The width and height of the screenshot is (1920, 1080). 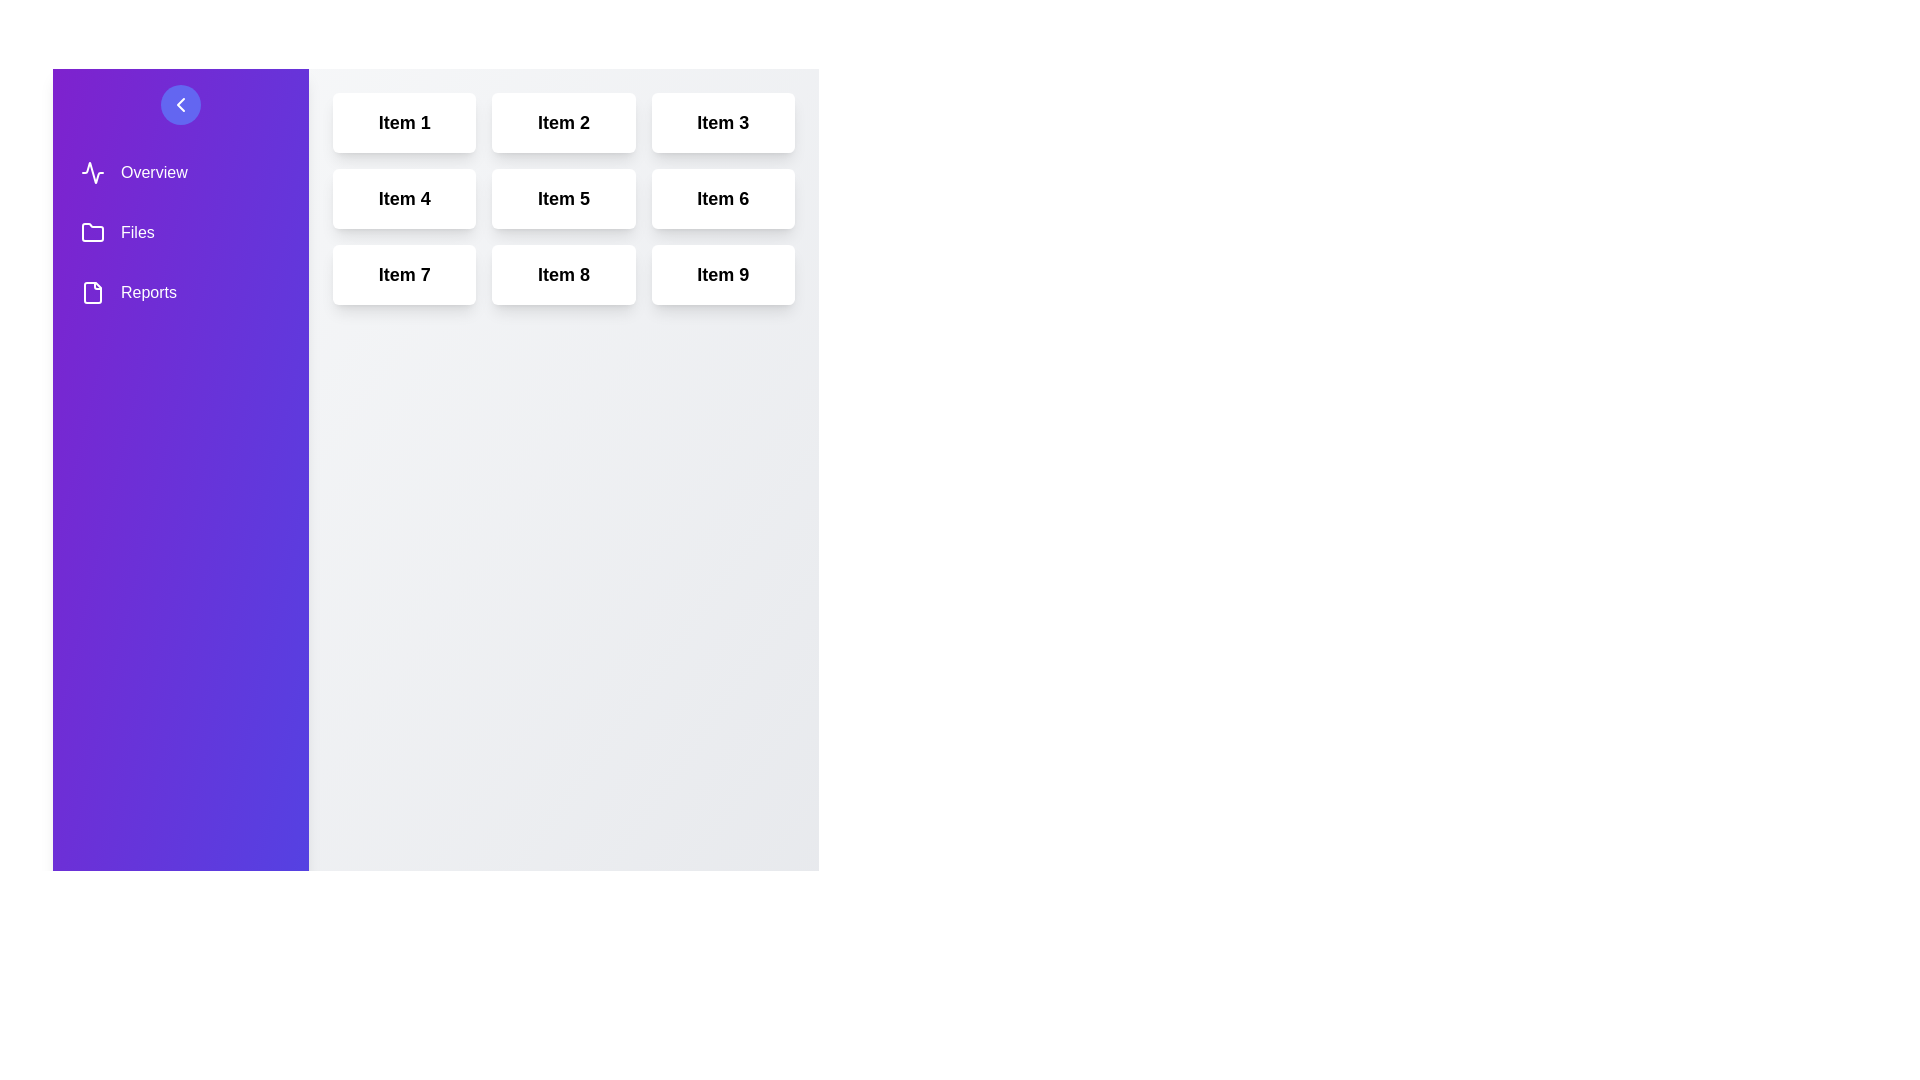 What do you see at coordinates (181, 293) in the screenshot?
I see `the sidebar menu item corresponding to Reports` at bounding box center [181, 293].